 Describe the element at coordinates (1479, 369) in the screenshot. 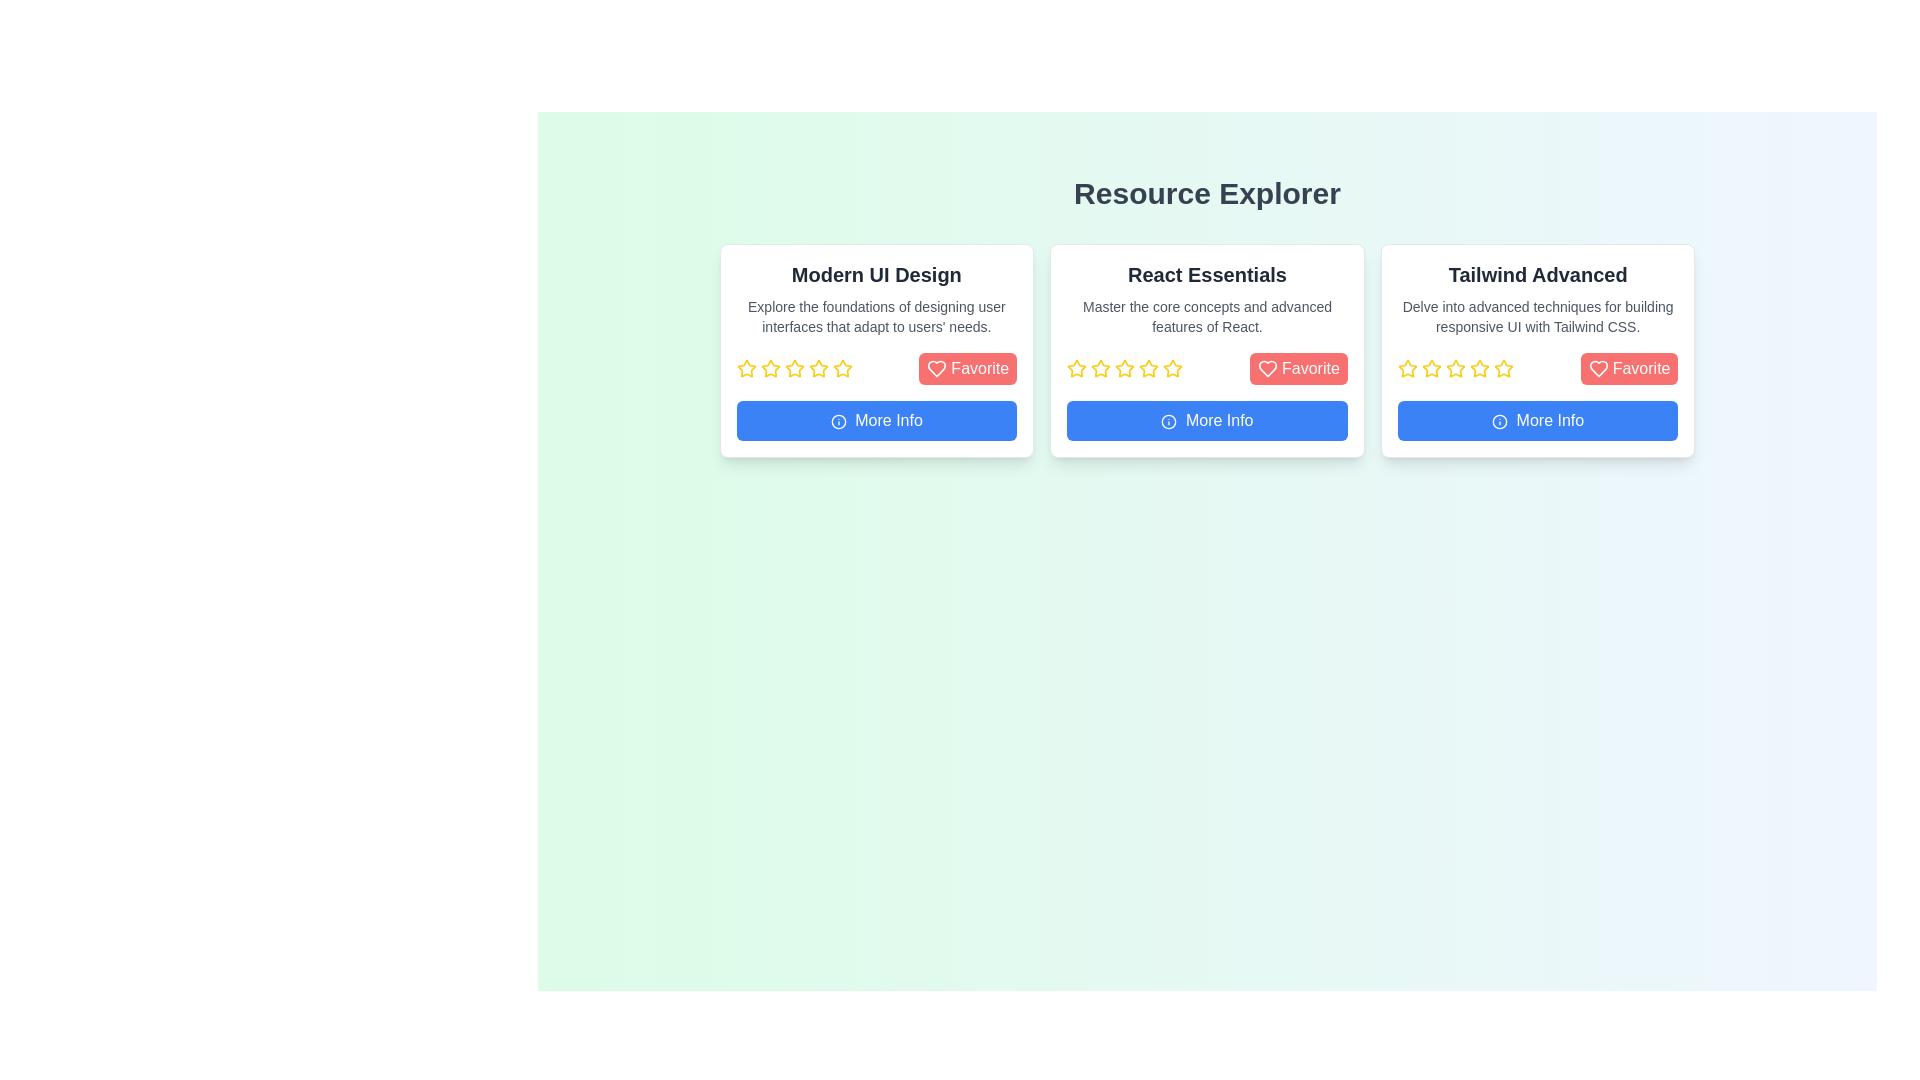

I see `the star icon, which is the fifth from the left in a horizontal row of six stars in the 'Tailwind Advanced' section, near the 'More Info' button` at that location.